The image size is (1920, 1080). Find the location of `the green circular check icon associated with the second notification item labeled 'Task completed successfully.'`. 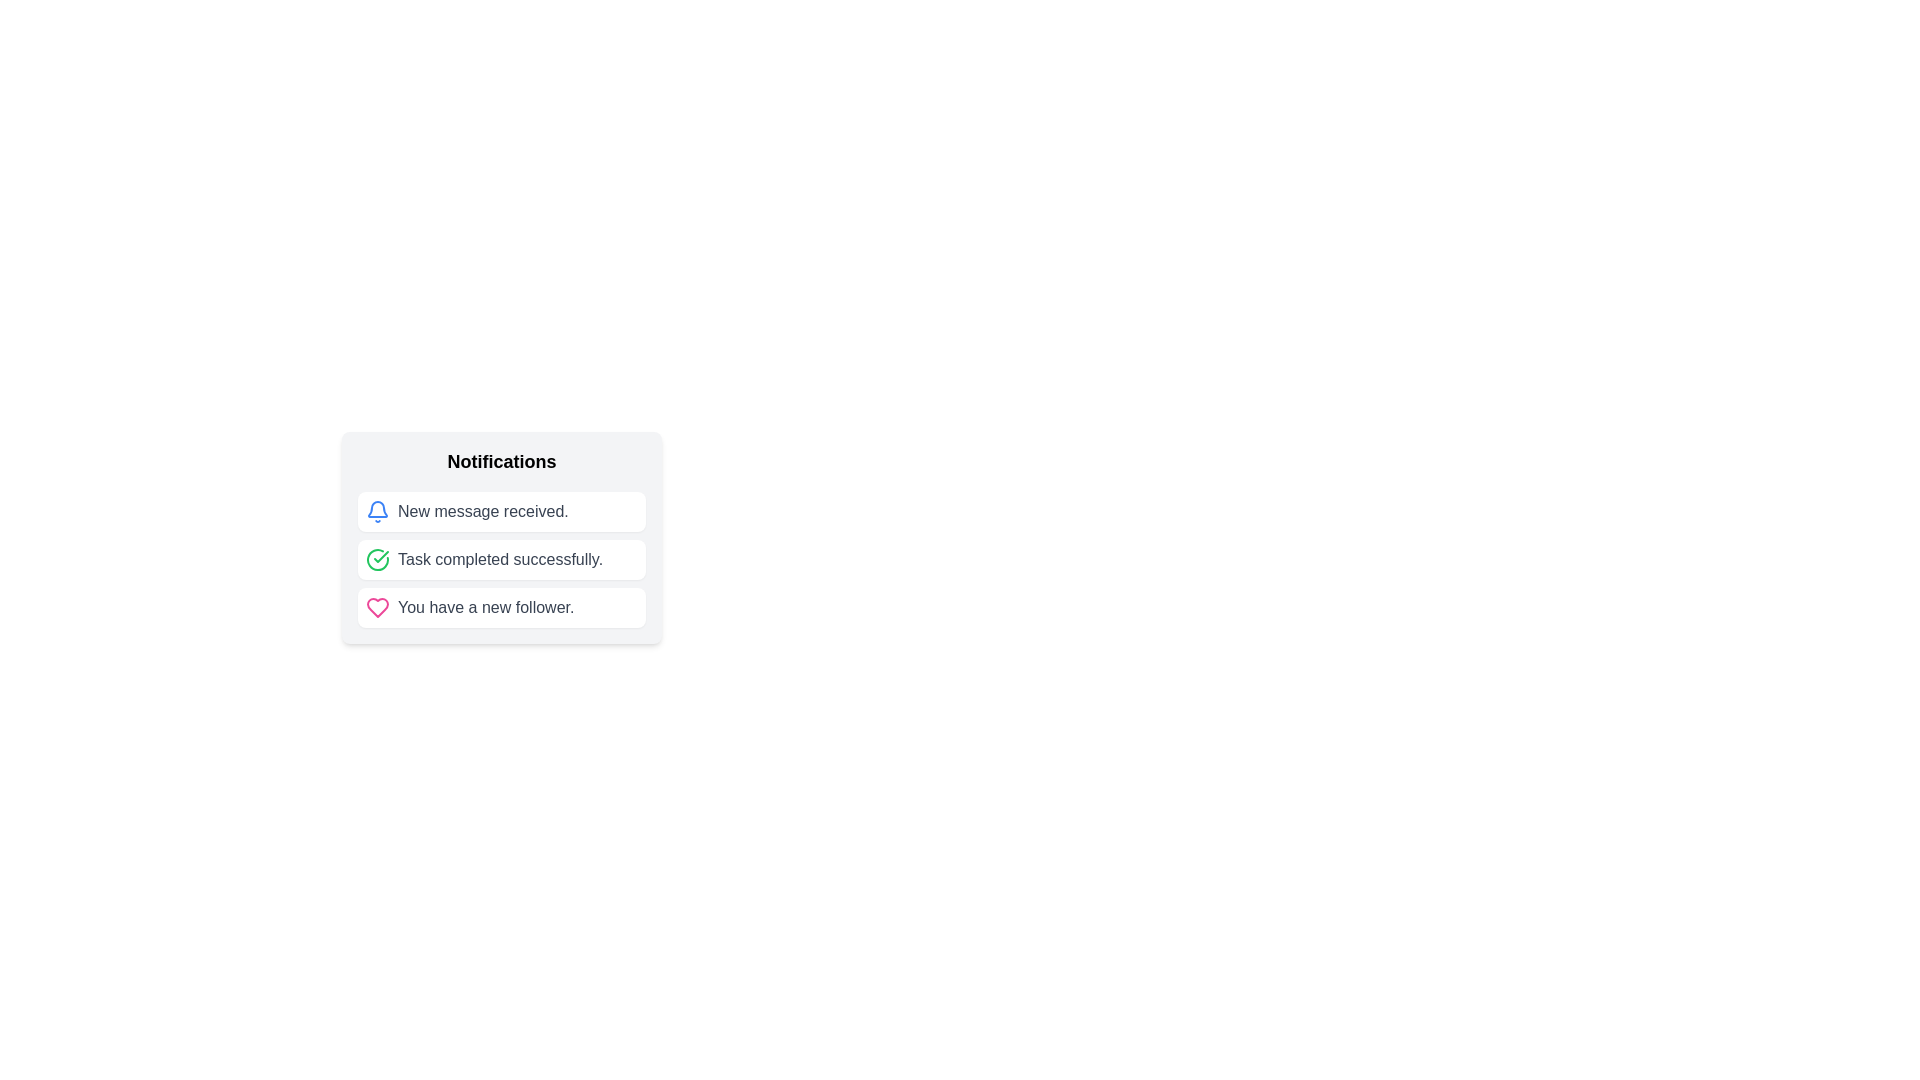

the green circular check icon associated with the second notification item labeled 'Task completed successfully.' is located at coordinates (502, 559).